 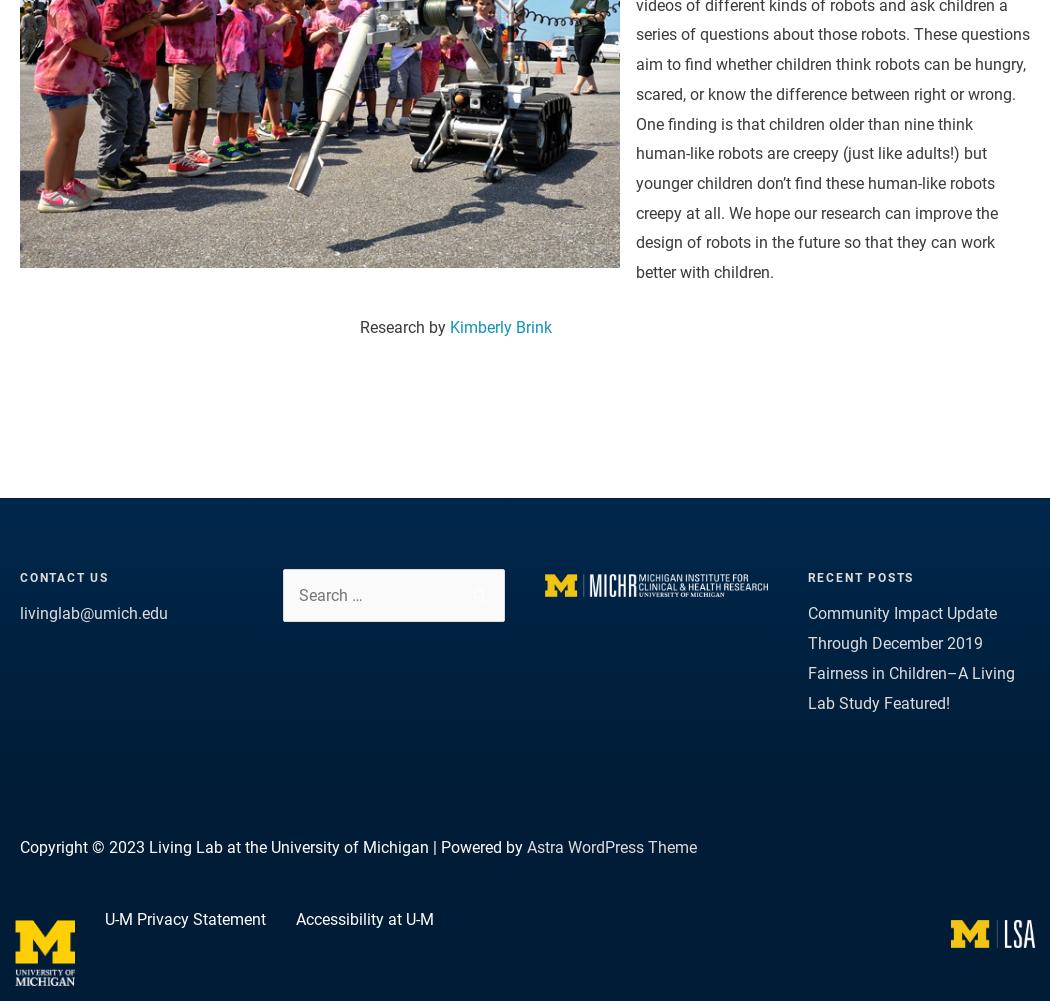 What do you see at coordinates (477, 845) in the screenshot?
I see `'| Powered by'` at bounding box center [477, 845].